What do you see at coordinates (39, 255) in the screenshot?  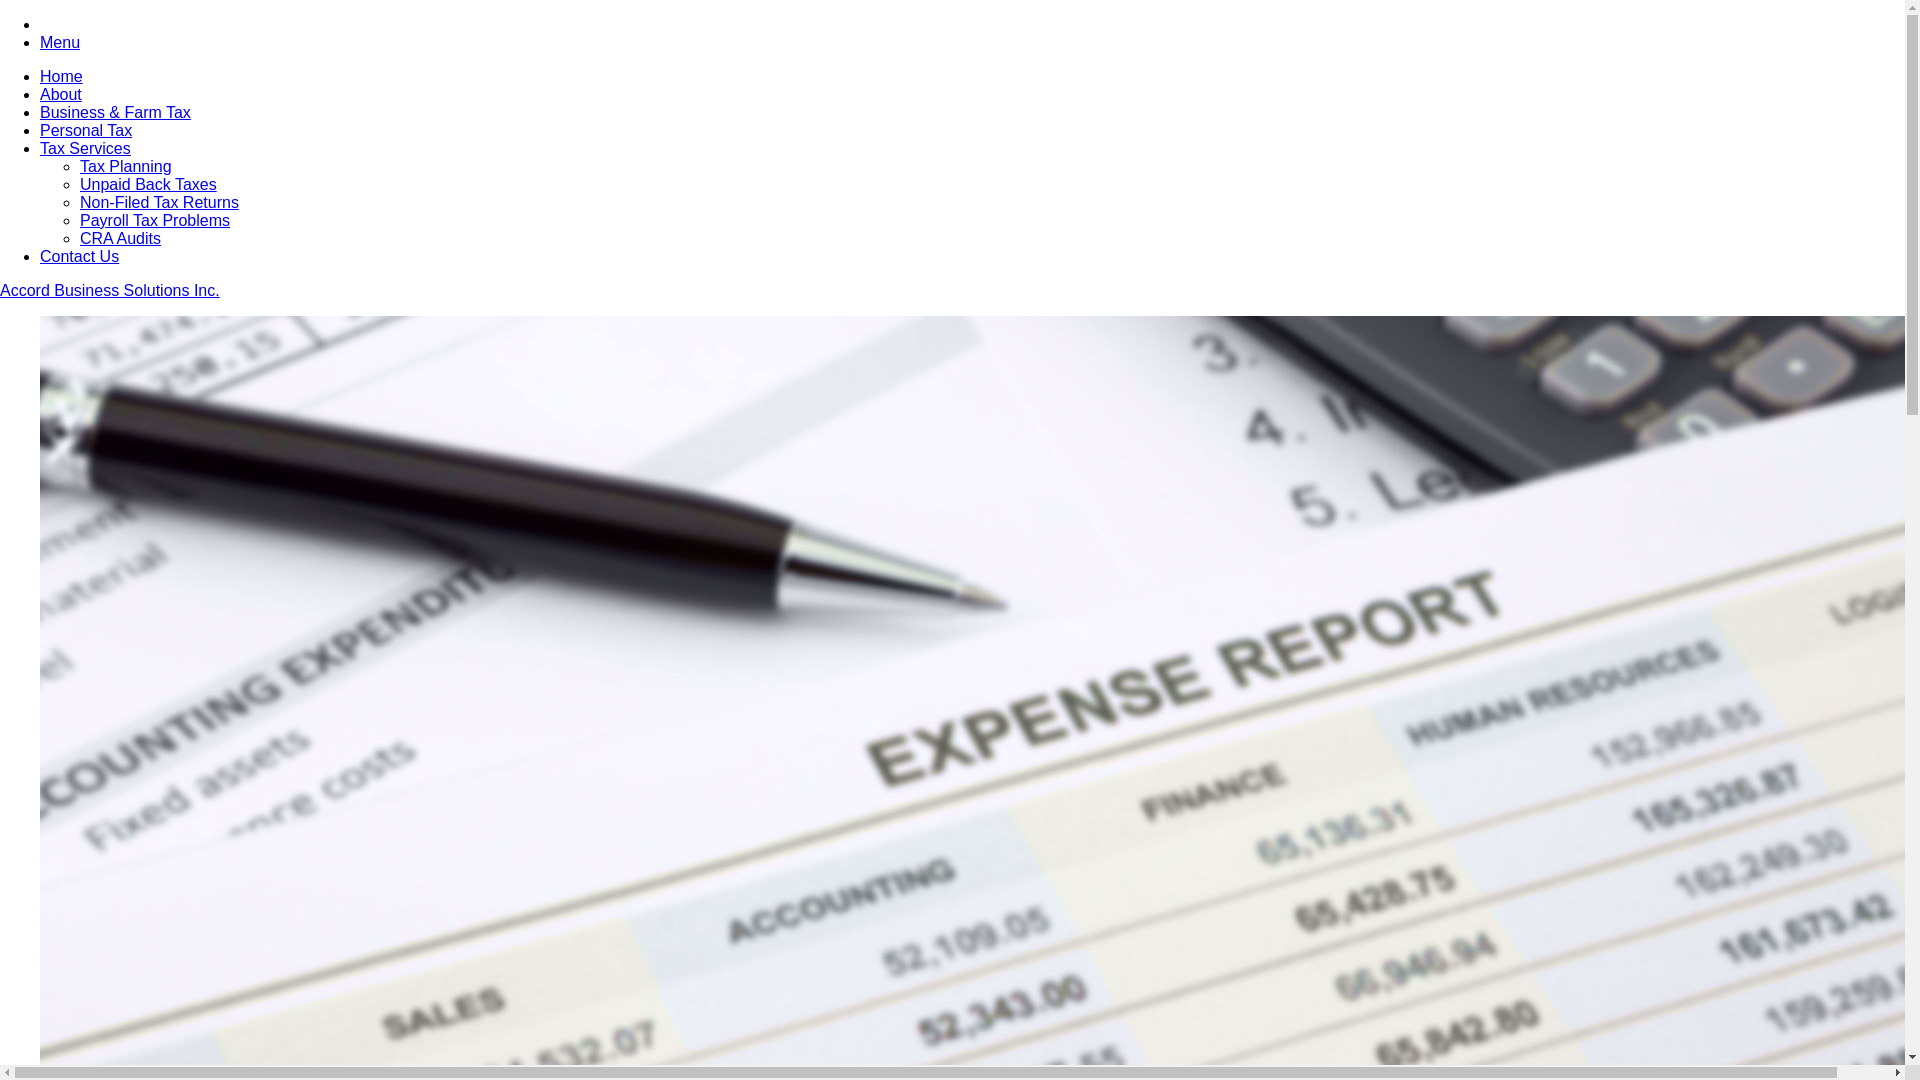 I see `'Contact Us'` at bounding box center [39, 255].